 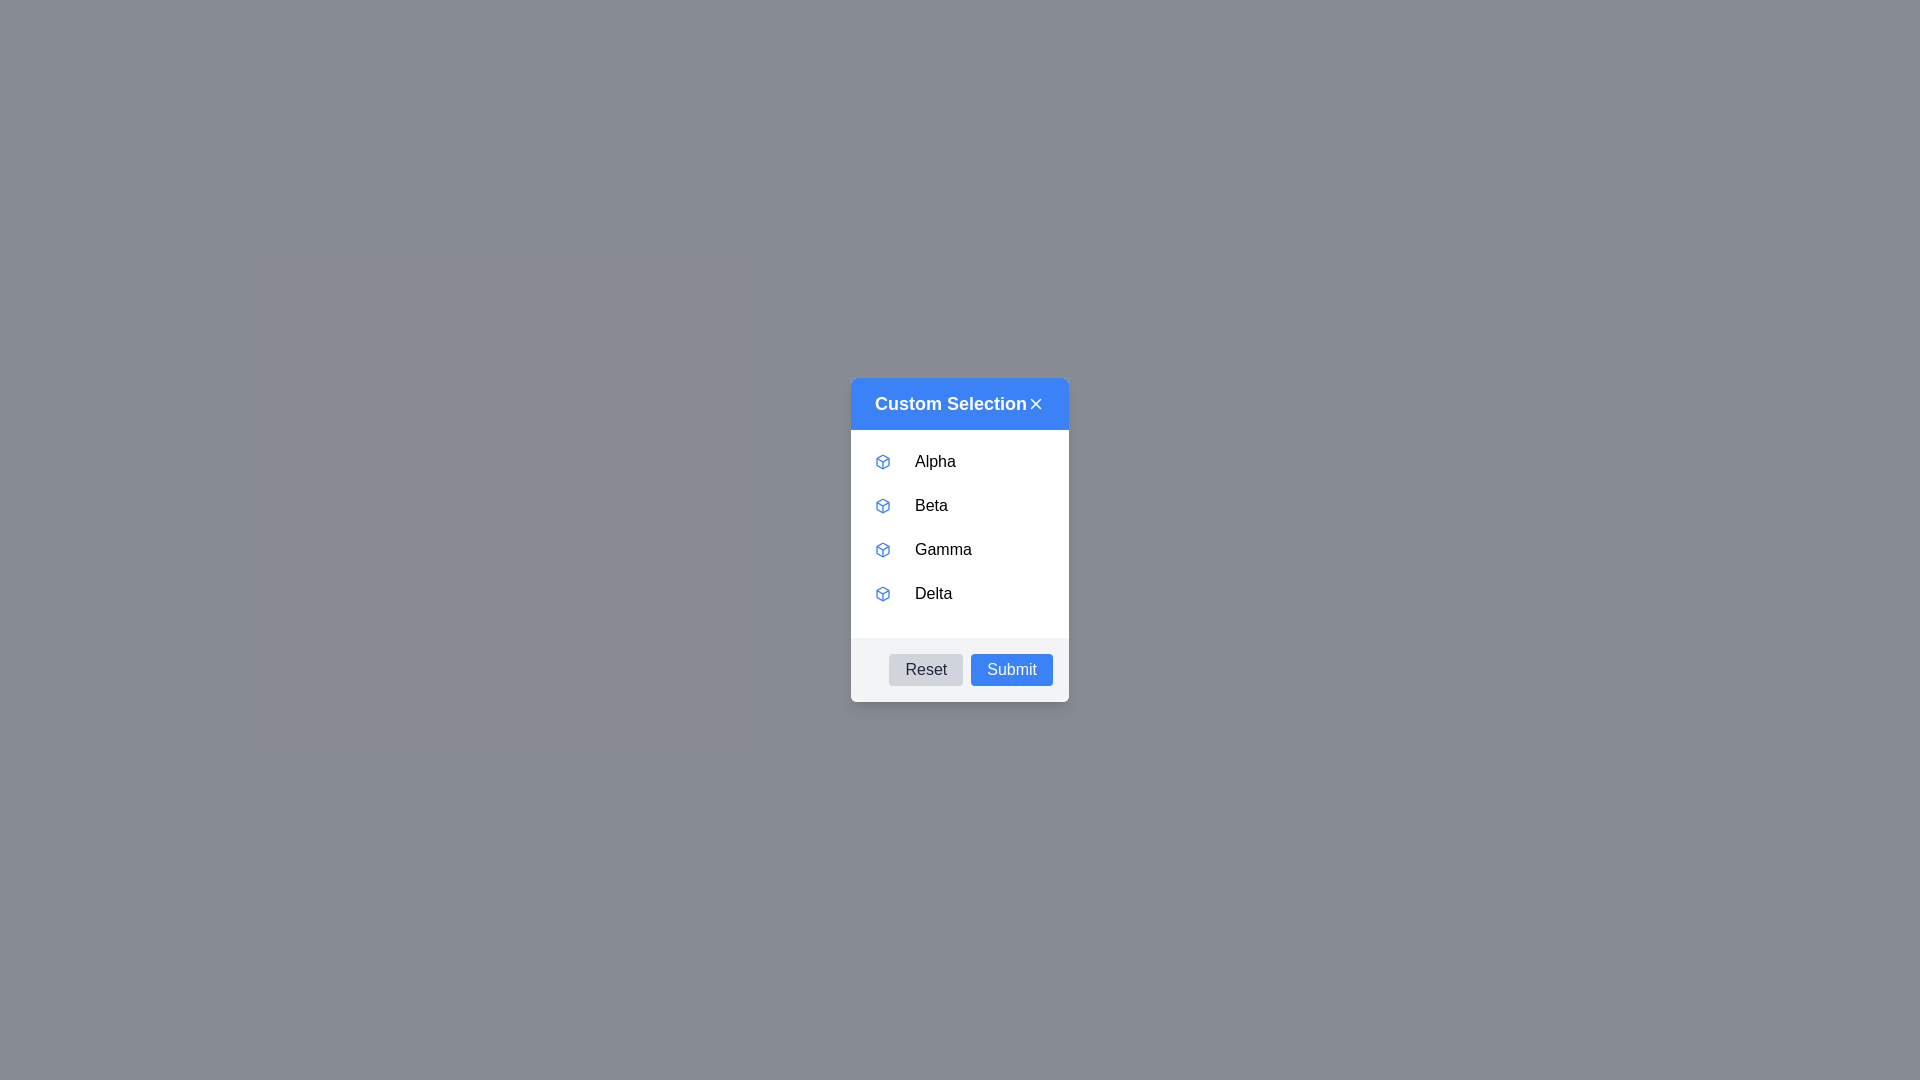 What do you see at coordinates (930, 504) in the screenshot?
I see `the text label reading 'Beta'` at bounding box center [930, 504].